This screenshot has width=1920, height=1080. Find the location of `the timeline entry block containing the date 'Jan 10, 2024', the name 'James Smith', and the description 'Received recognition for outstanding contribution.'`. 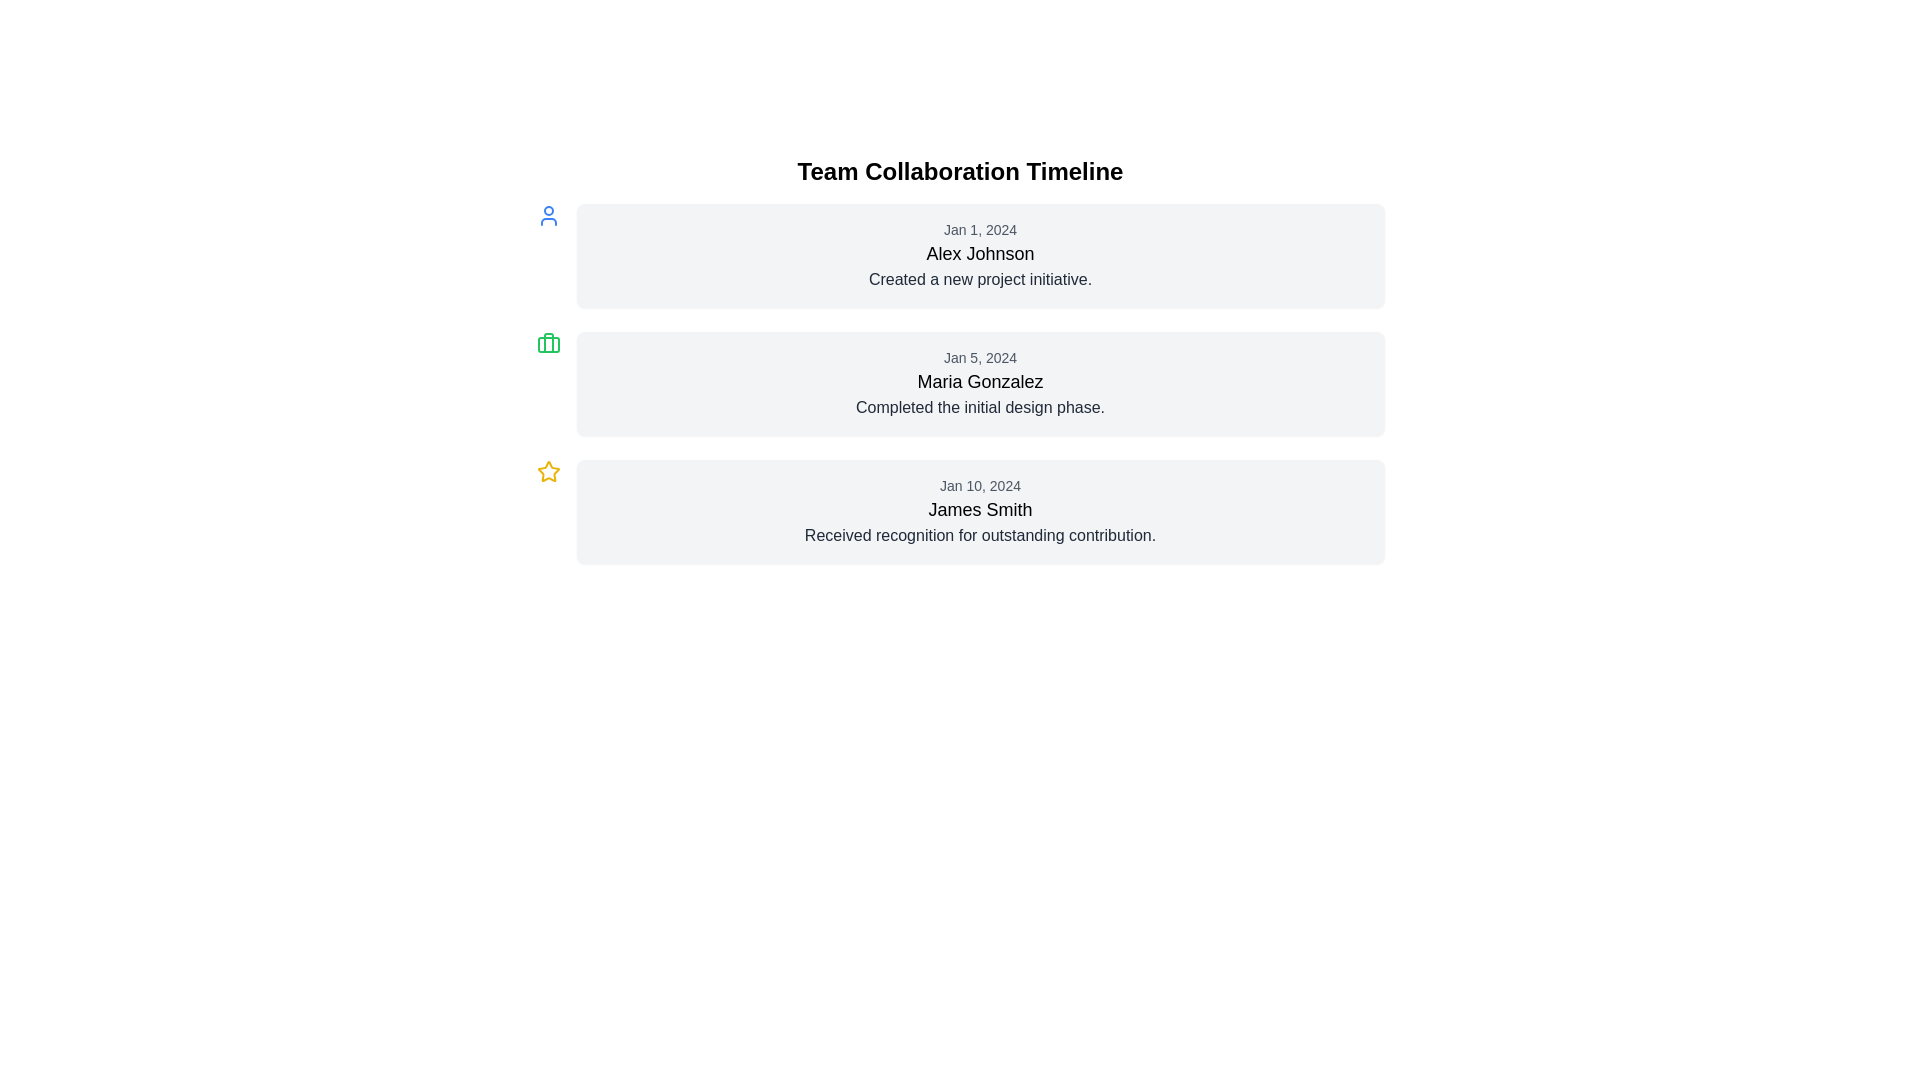

the timeline entry block containing the date 'Jan 10, 2024', the name 'James Smith', and the description 'Received recognition for outstanding contribution.' is located at coordinates (980, 511).